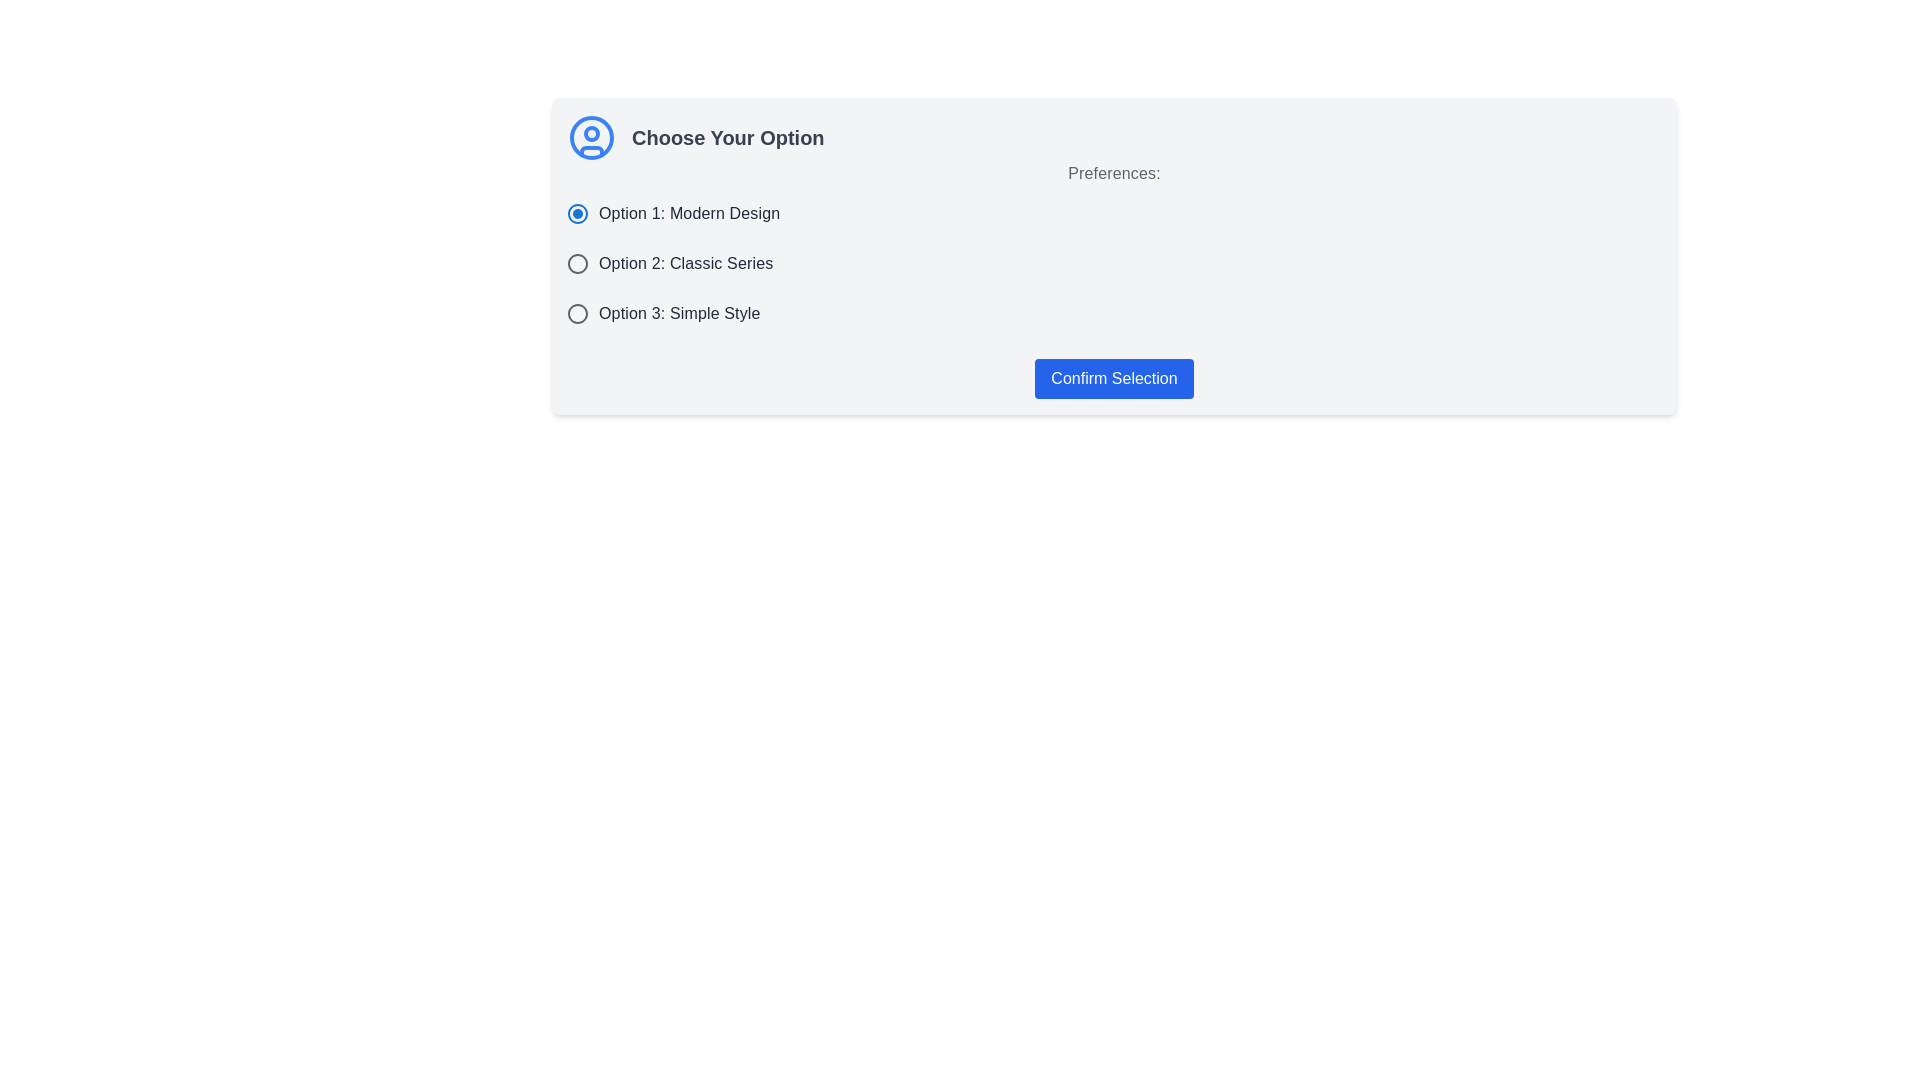 The image size is (1920, 1080). What do you see at coordinates (576, 313) in the screenshot?
I see `the unchecked radio button located in the third option of the vertical list` at bounding box center [576, 313].